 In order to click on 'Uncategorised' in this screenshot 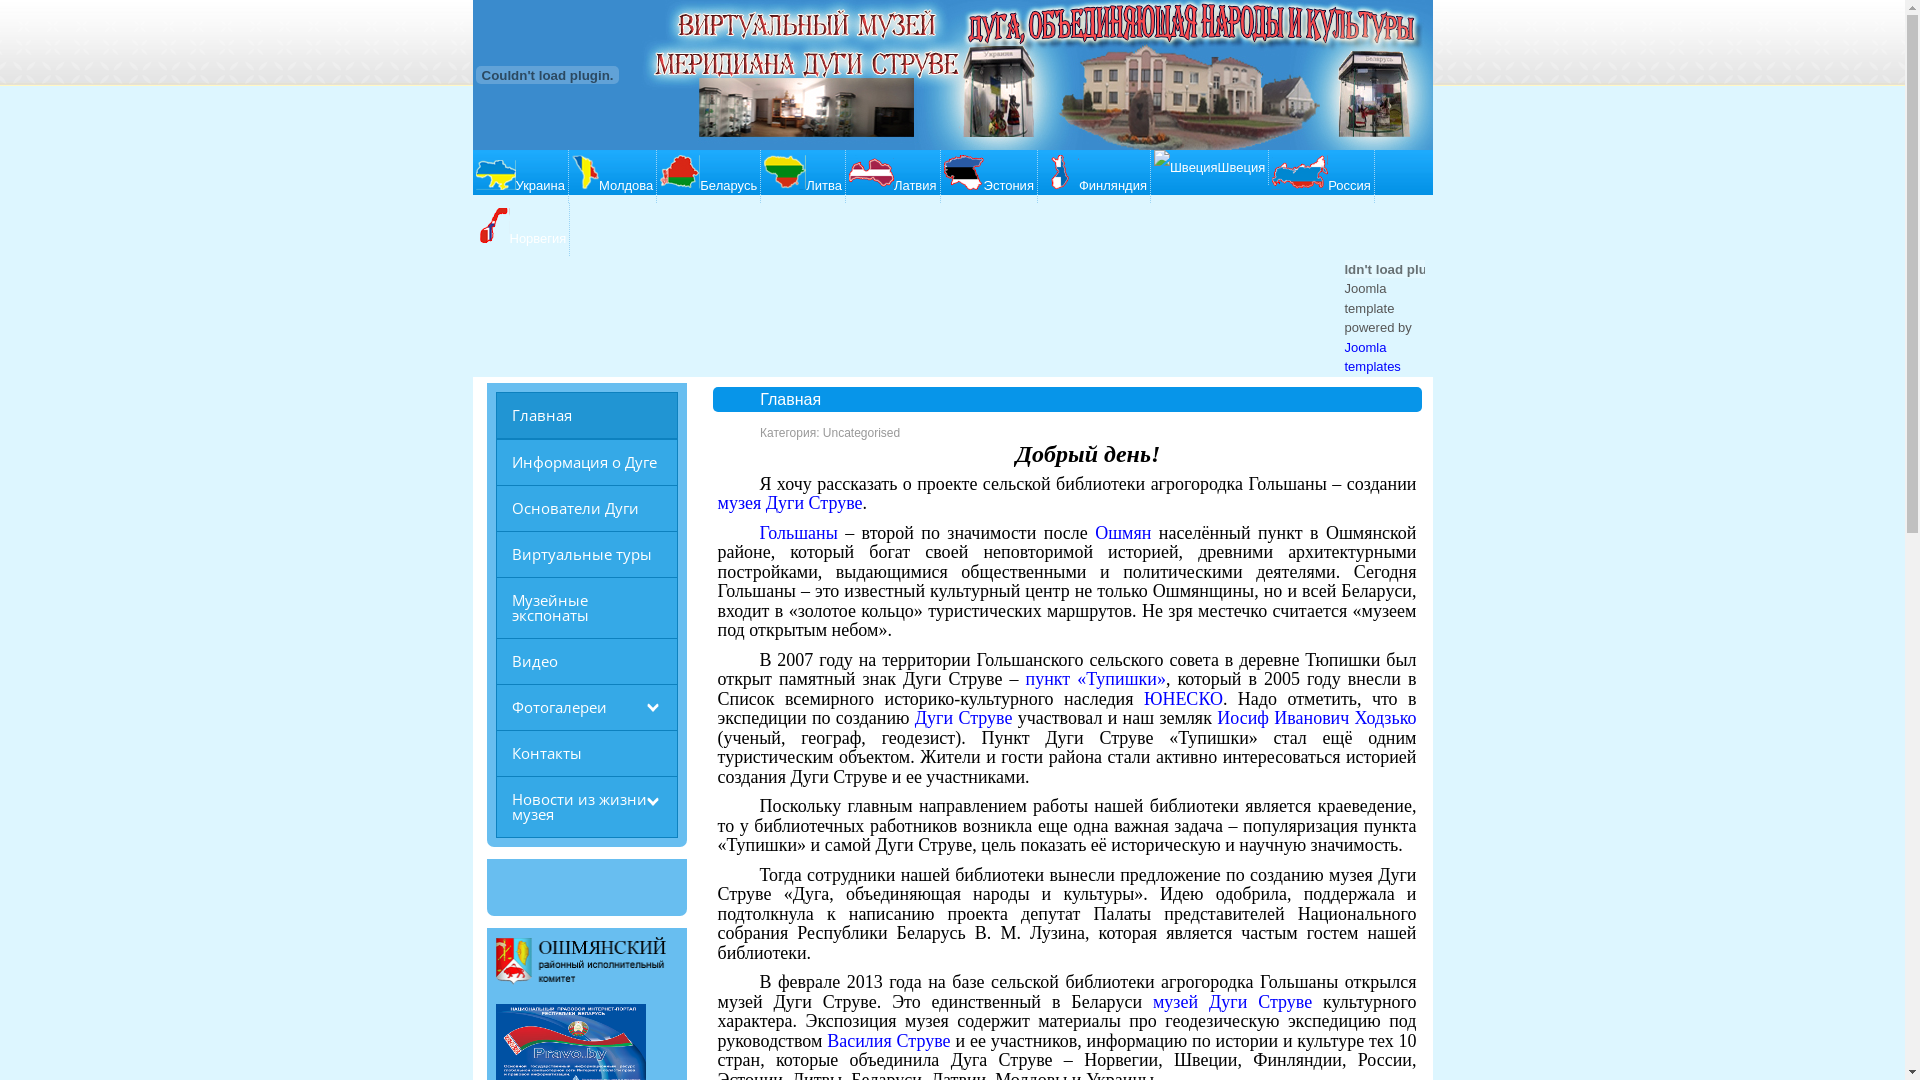, I will do `click(861, 431)`.